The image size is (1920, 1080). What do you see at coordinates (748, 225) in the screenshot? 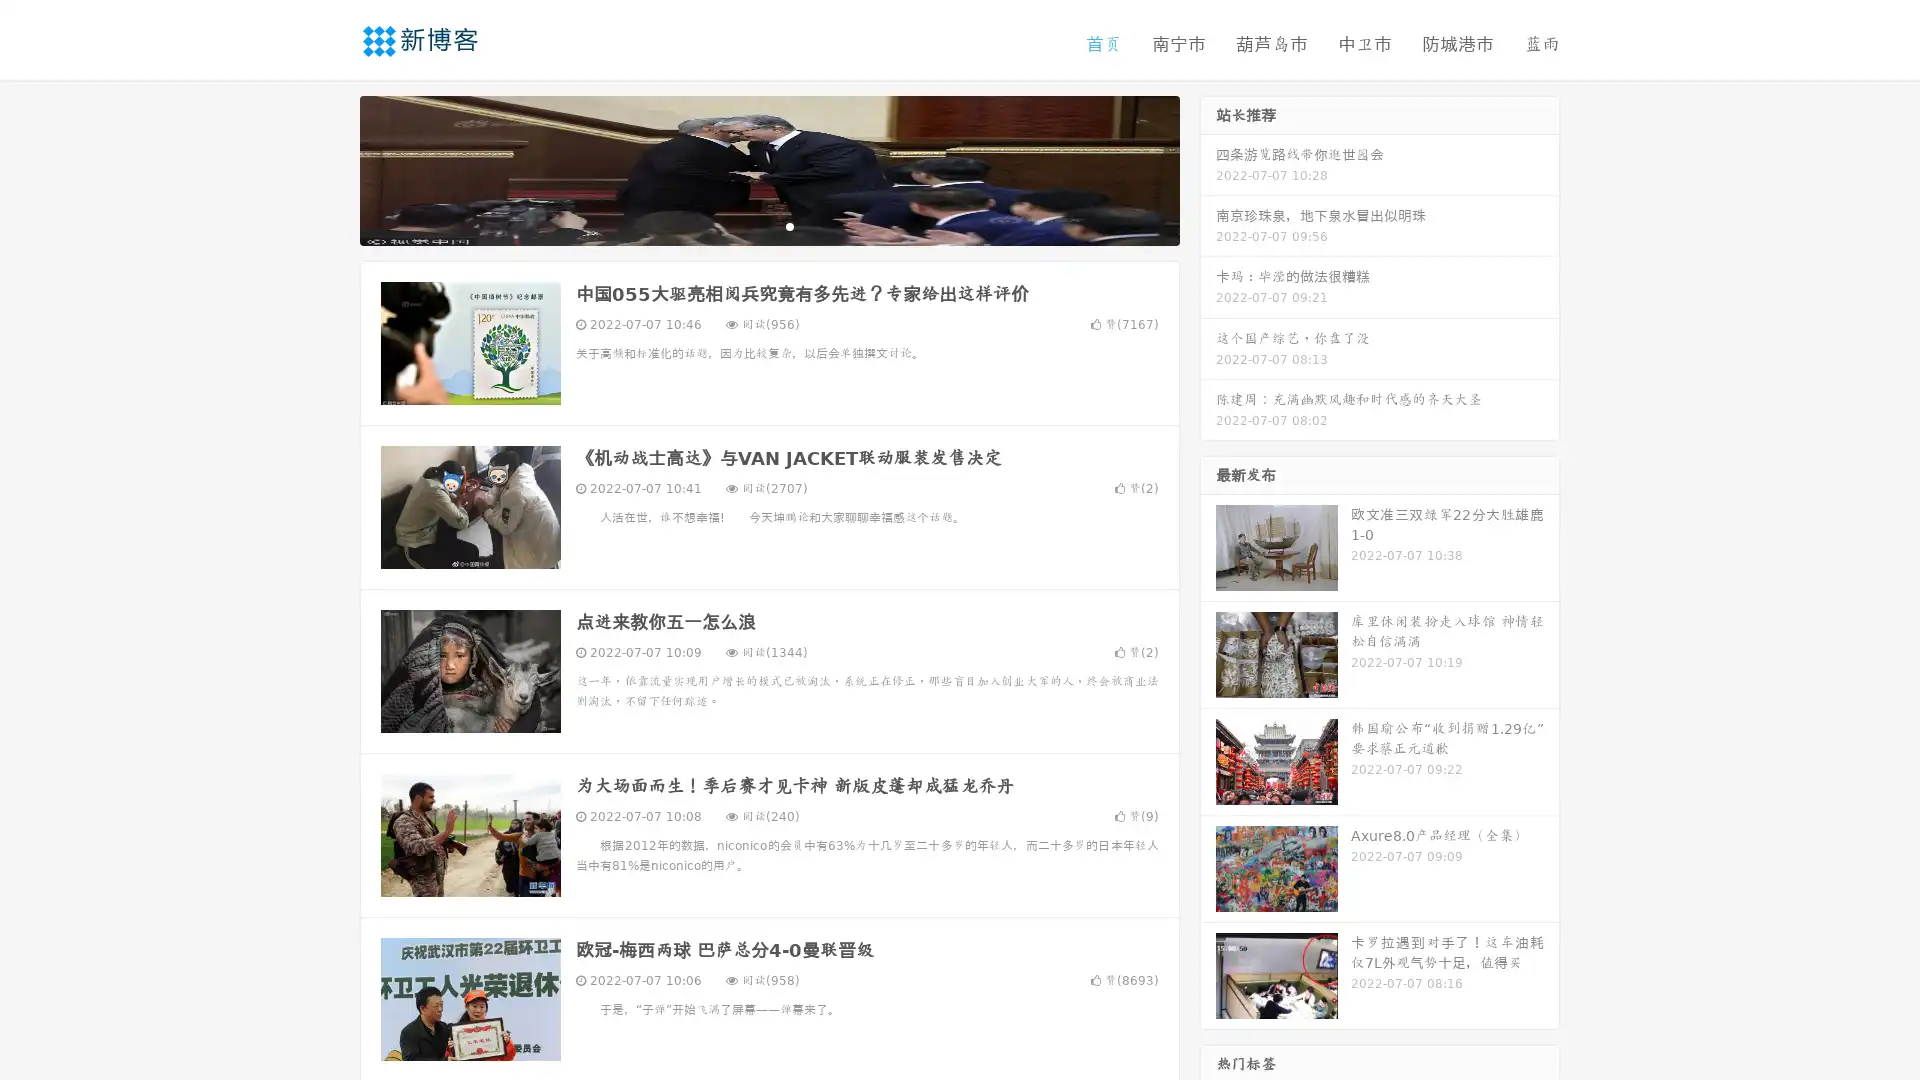
I see `Go to slide 1` at bounding box center [748, 225].